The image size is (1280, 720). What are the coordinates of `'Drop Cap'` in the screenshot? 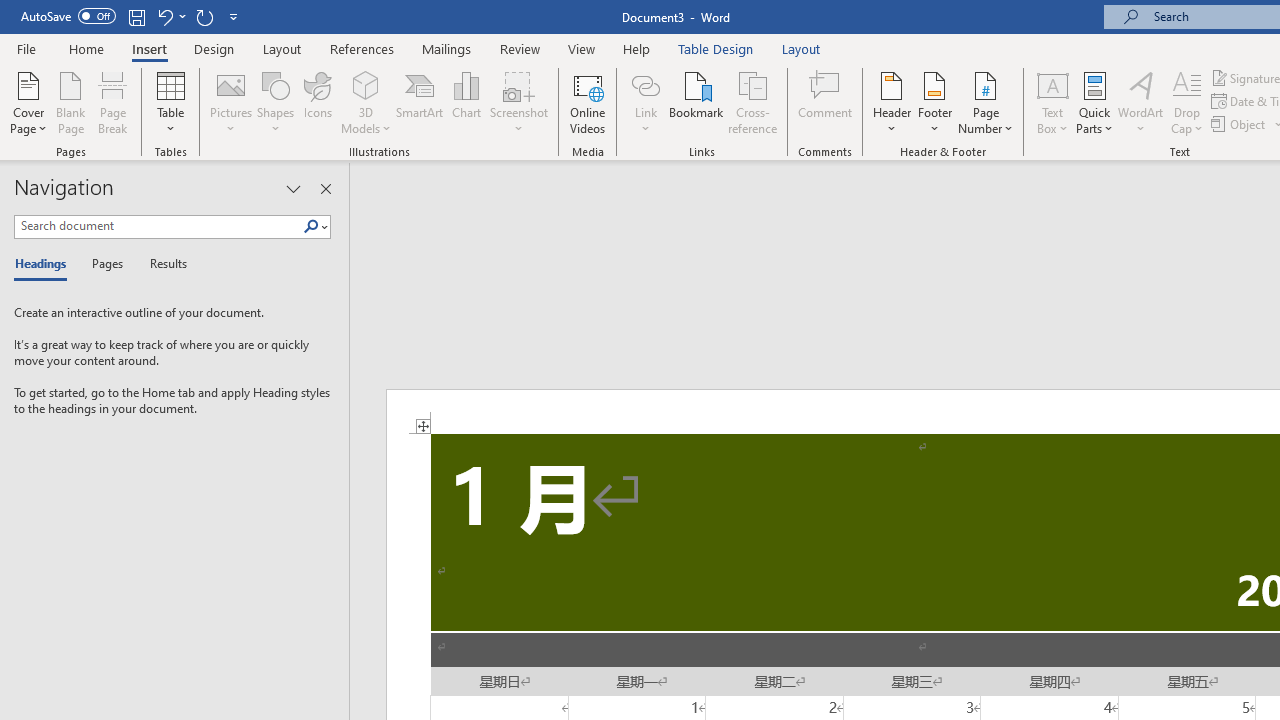 It's located at (1187, 103).